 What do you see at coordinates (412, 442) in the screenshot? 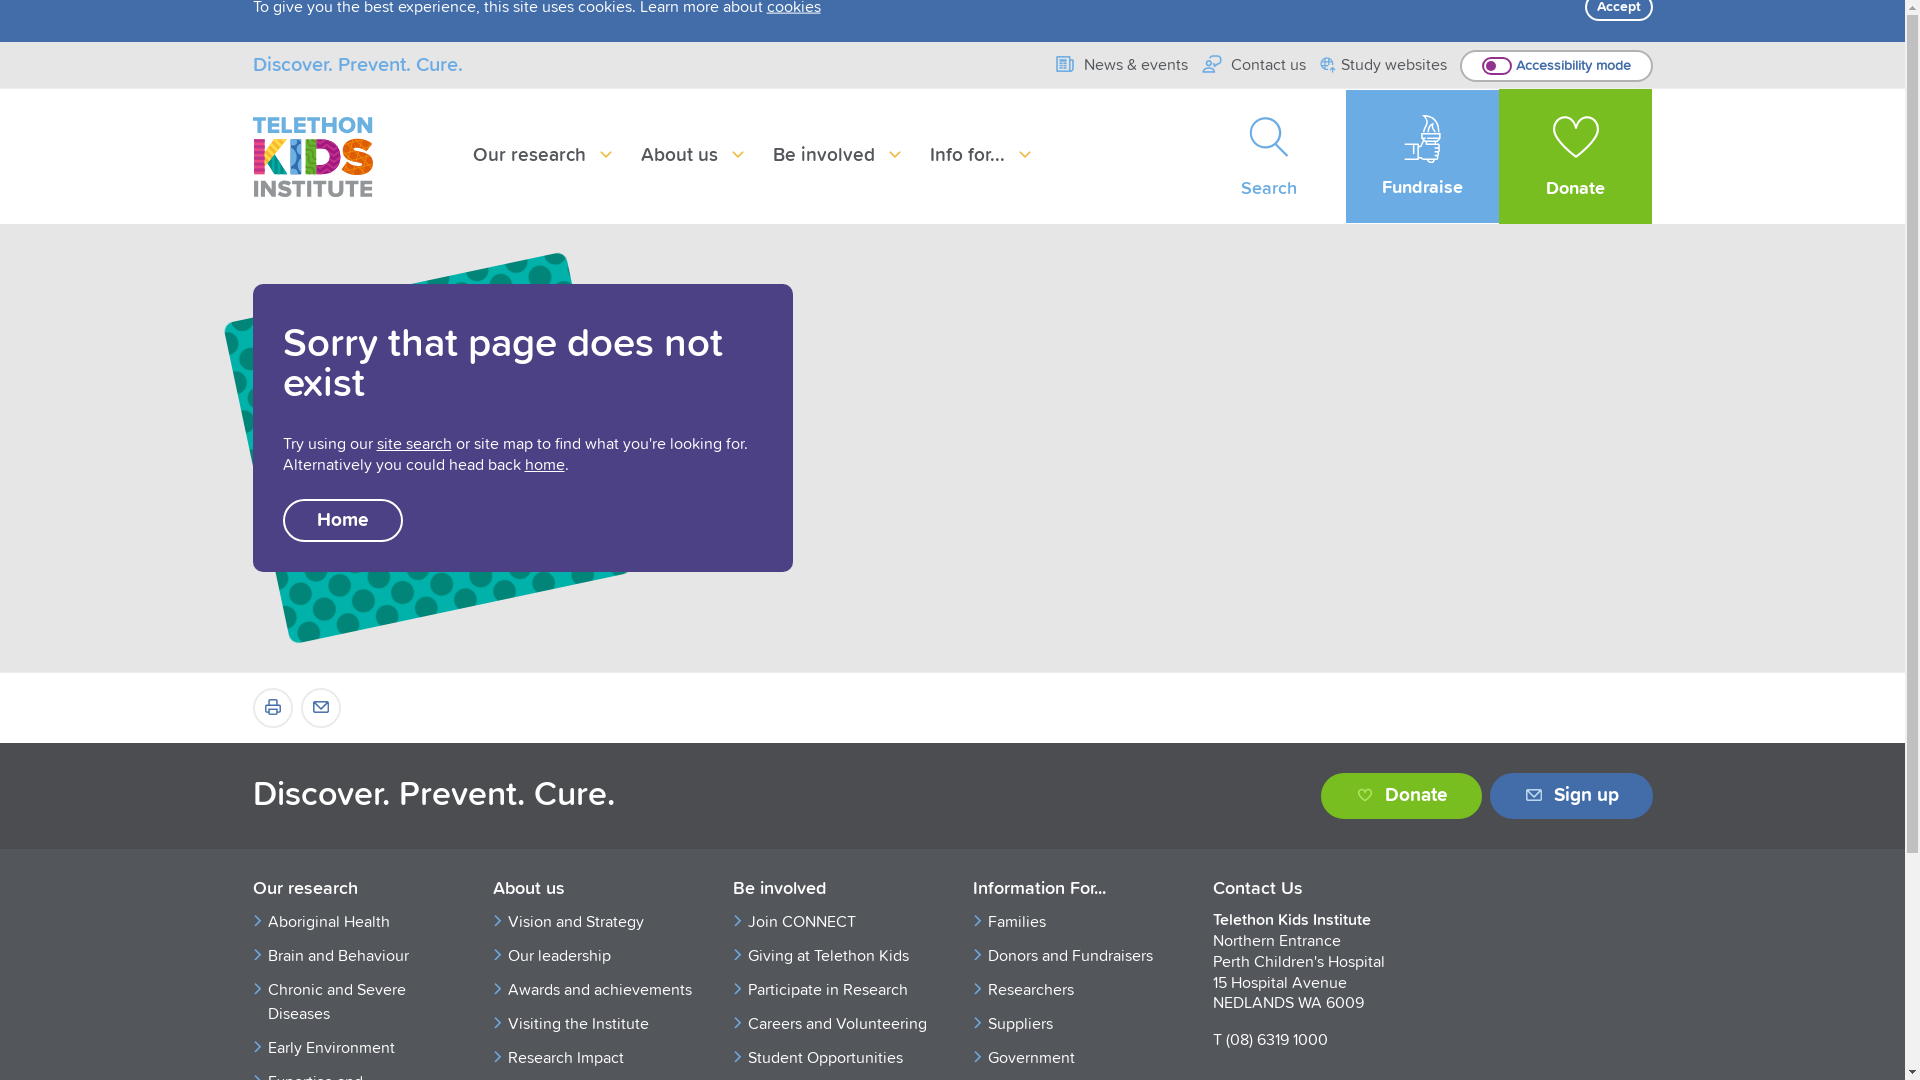
I see `'site search'` at bounding box center [412, 442].